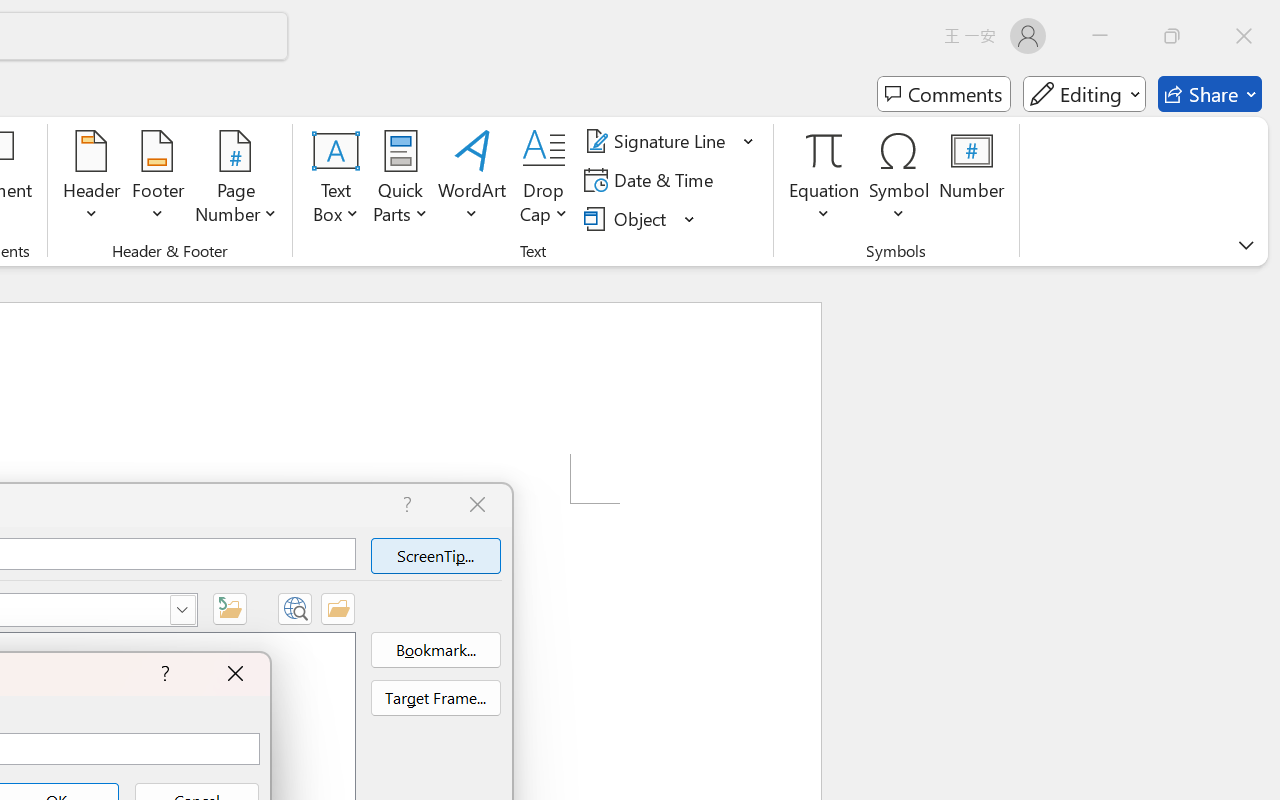  Describe the element at coordinates (943, 94) in the screenshot. I see `'Comments'` at that location.